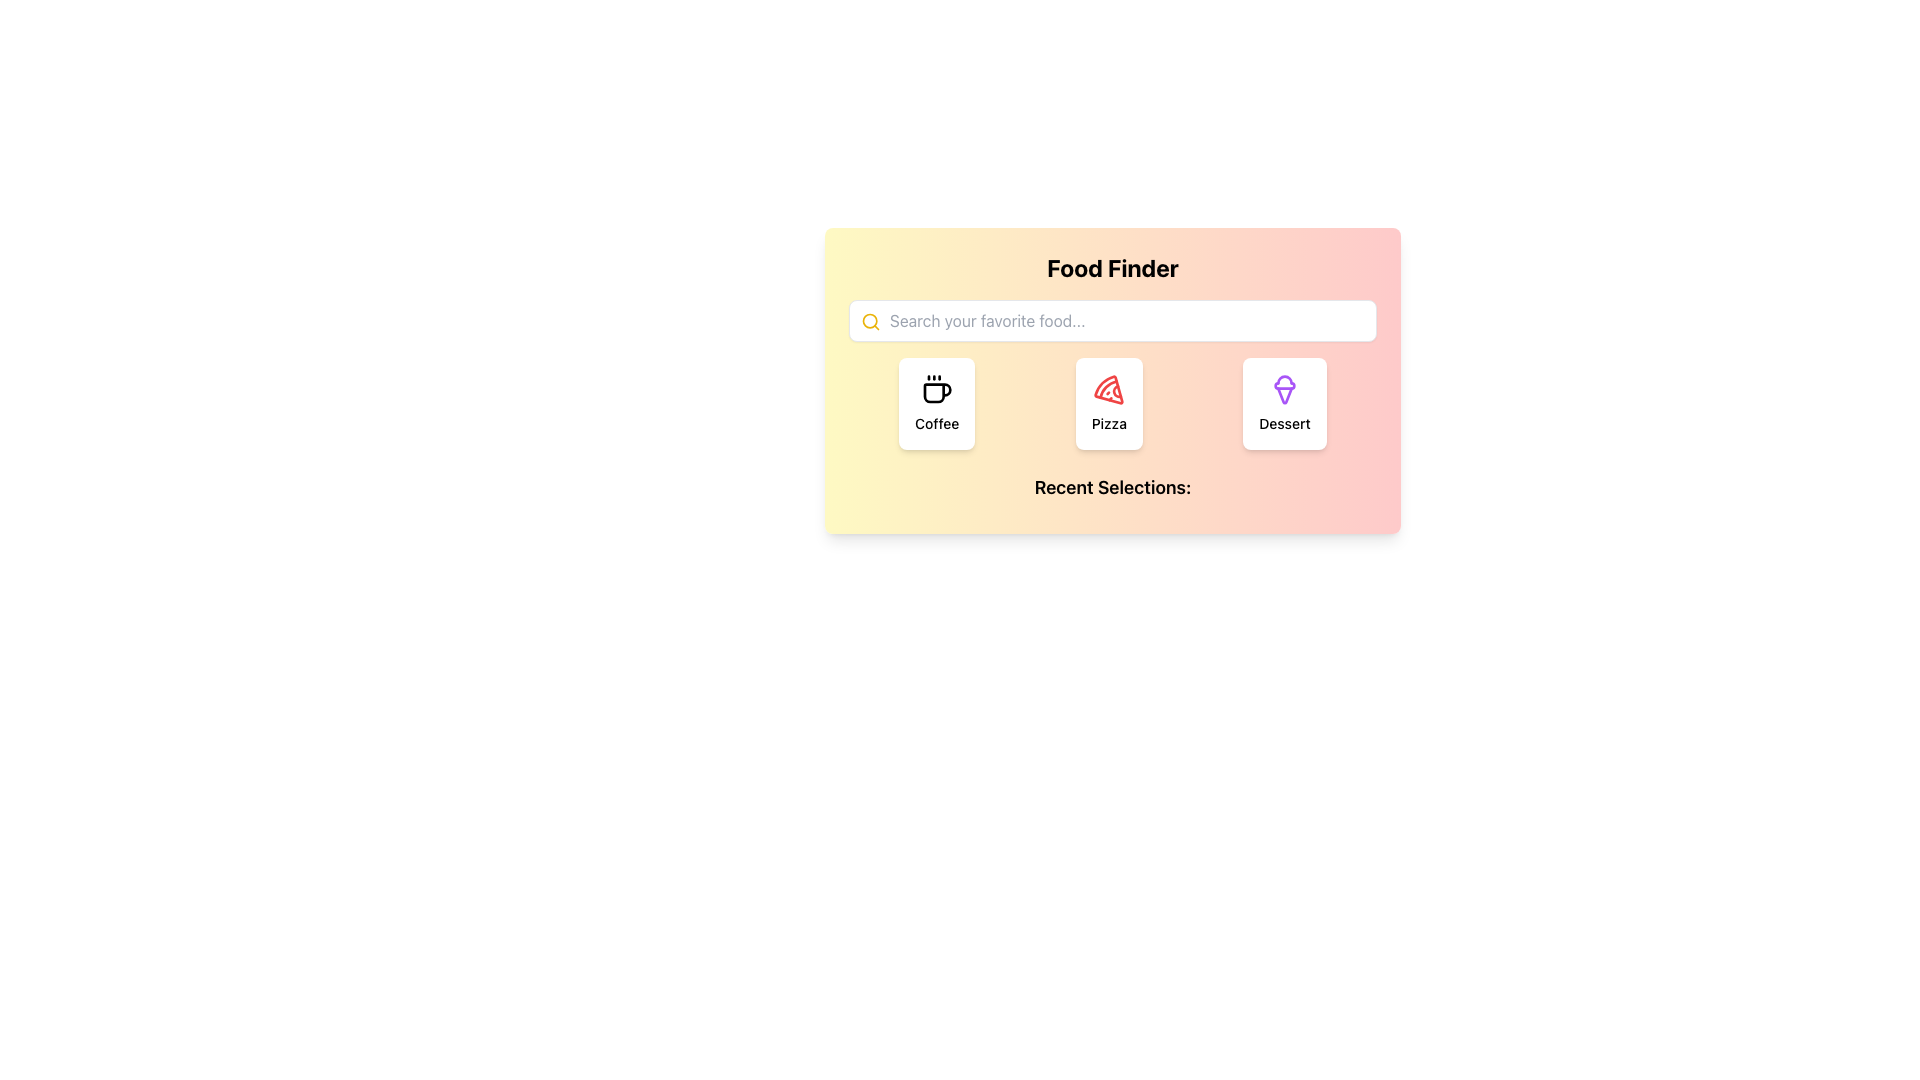 The height and width of the screenshot is (1080, 1920). I want to click on the text label displaying the word 'Pizza', which is styled in a smaller font and located at the bottom of the central card in a three-card layout, so click(1108, 423).